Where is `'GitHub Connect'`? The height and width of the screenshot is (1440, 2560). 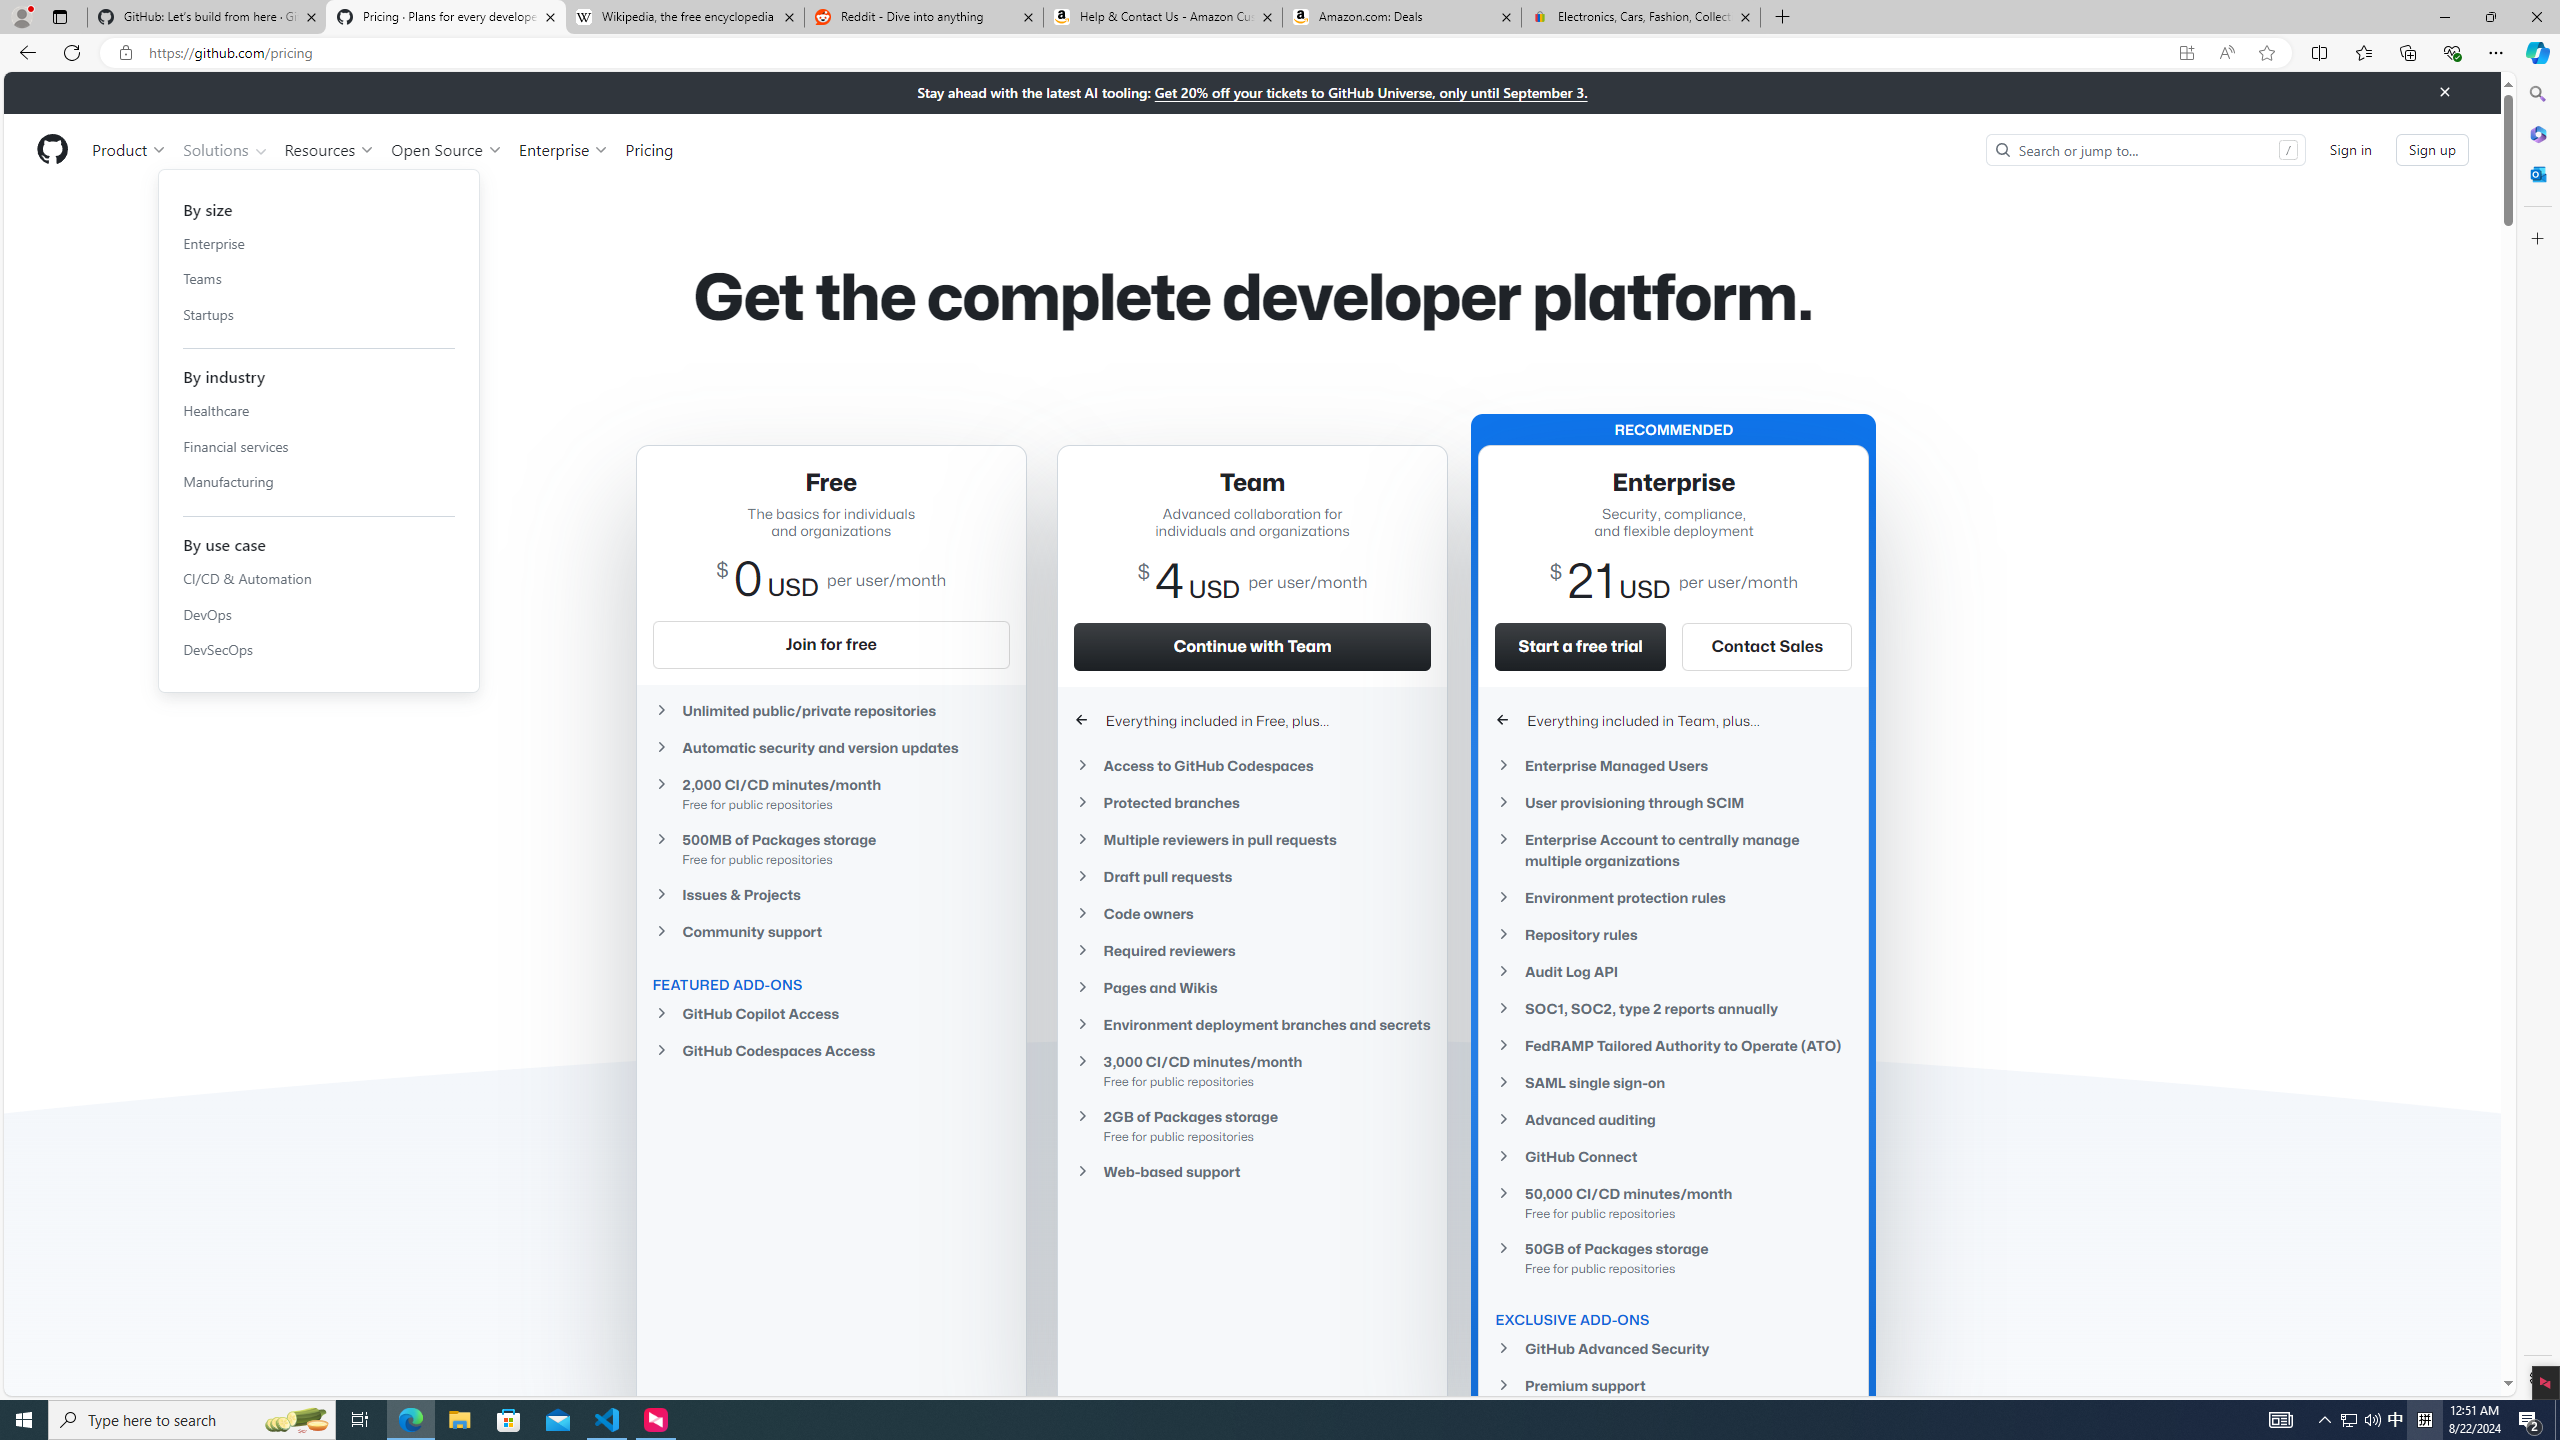 'GitHub Connect' is located at coordinates (1674, 1156).